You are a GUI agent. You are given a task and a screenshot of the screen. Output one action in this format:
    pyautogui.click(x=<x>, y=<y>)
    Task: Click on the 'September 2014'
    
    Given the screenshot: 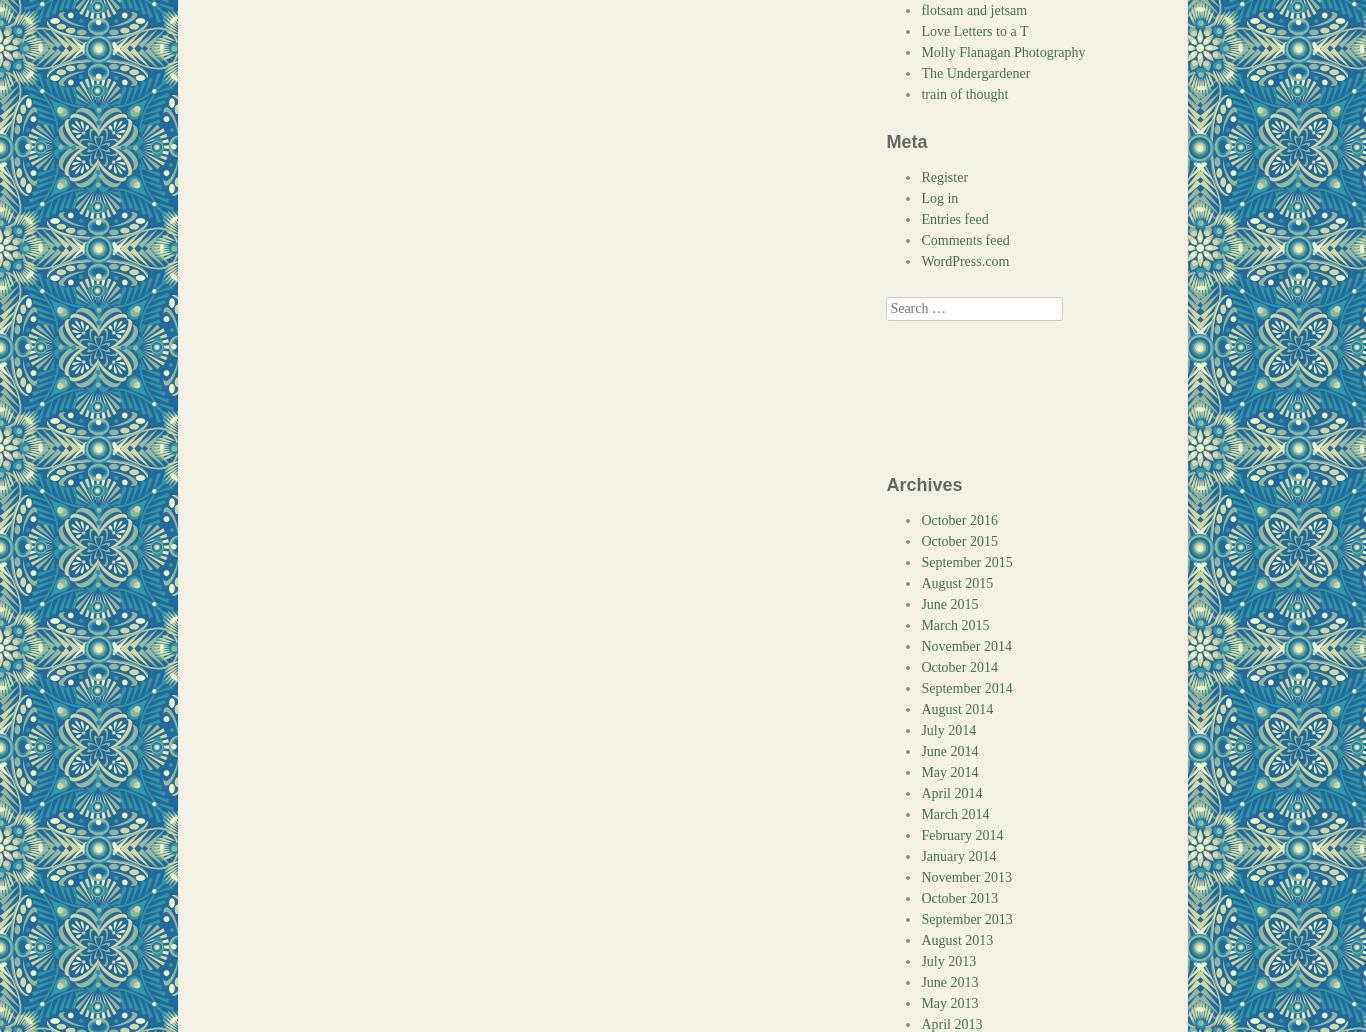 What is the action you would take?
    pyautogui.click(x=966, y=687)
    